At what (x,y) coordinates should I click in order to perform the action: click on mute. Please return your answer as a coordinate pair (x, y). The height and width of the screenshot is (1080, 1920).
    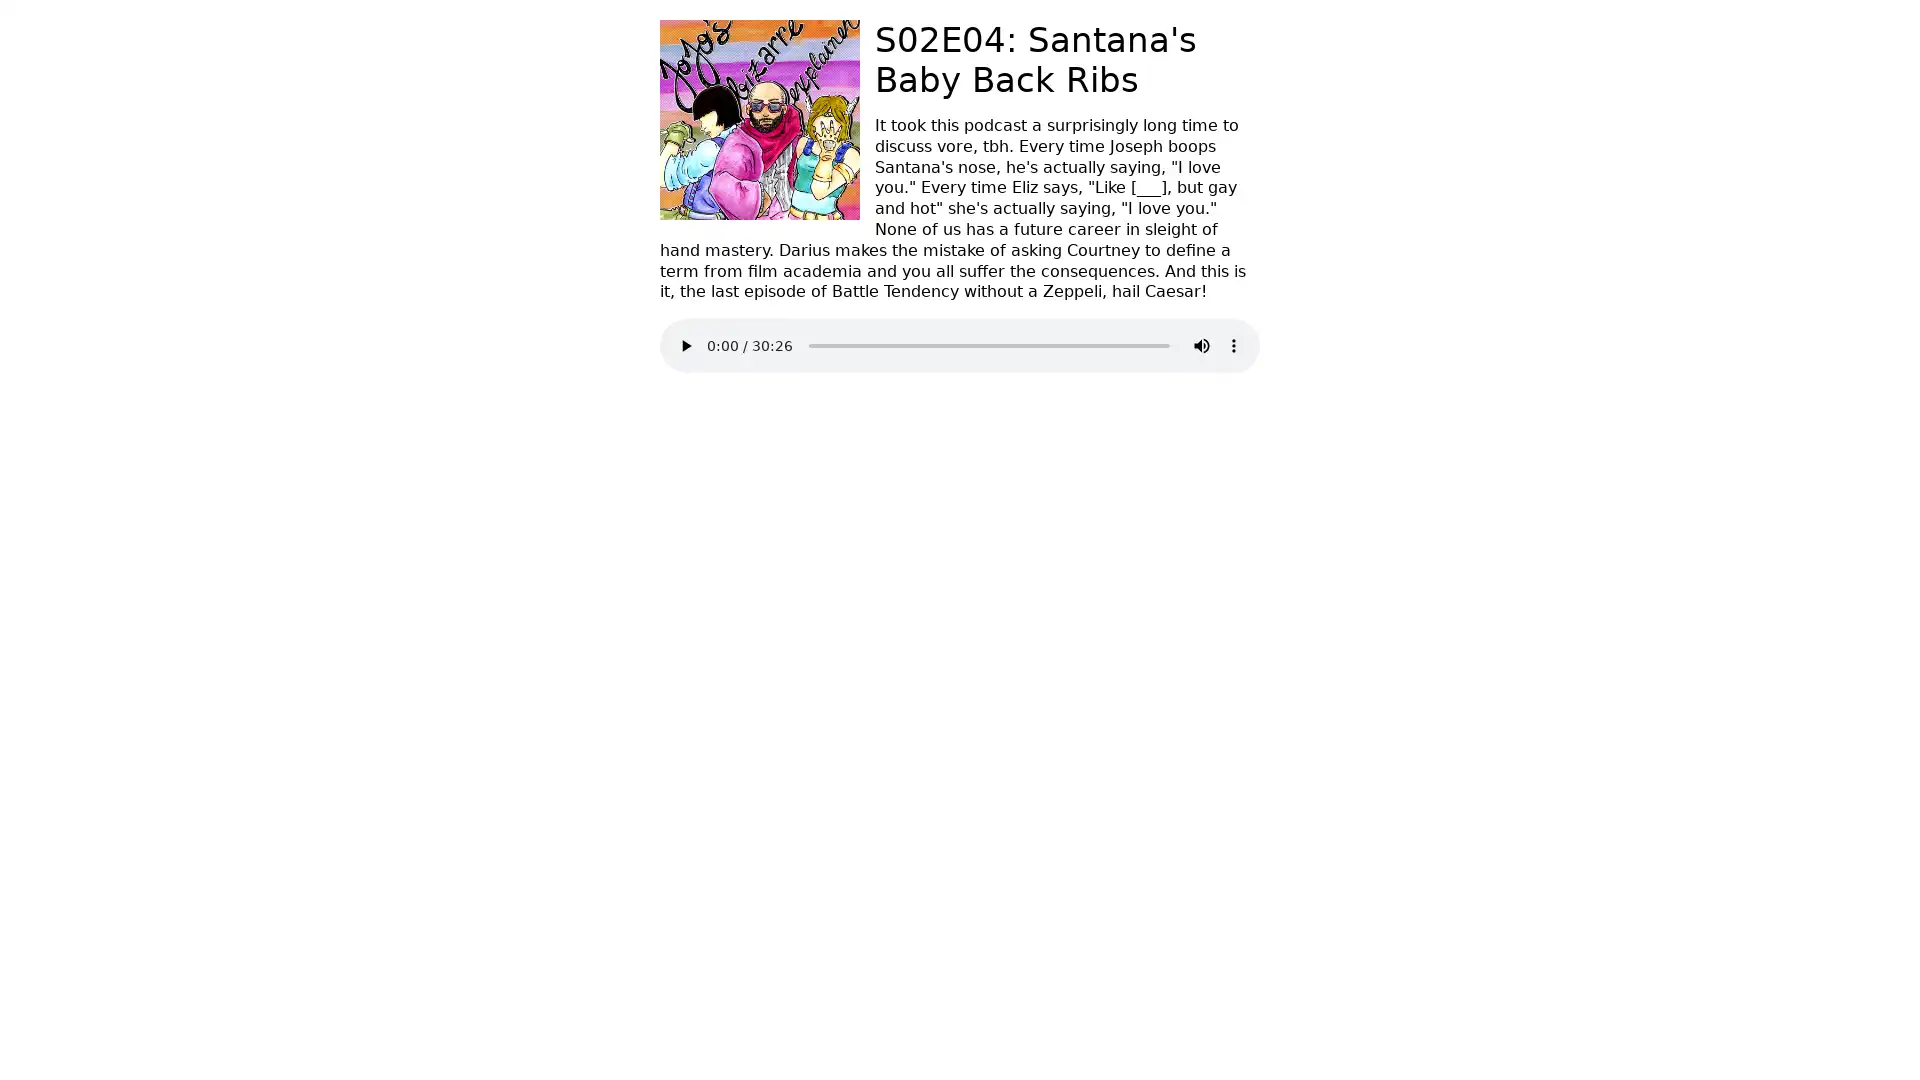
    Looking at the image, I should click on (1200, 345).